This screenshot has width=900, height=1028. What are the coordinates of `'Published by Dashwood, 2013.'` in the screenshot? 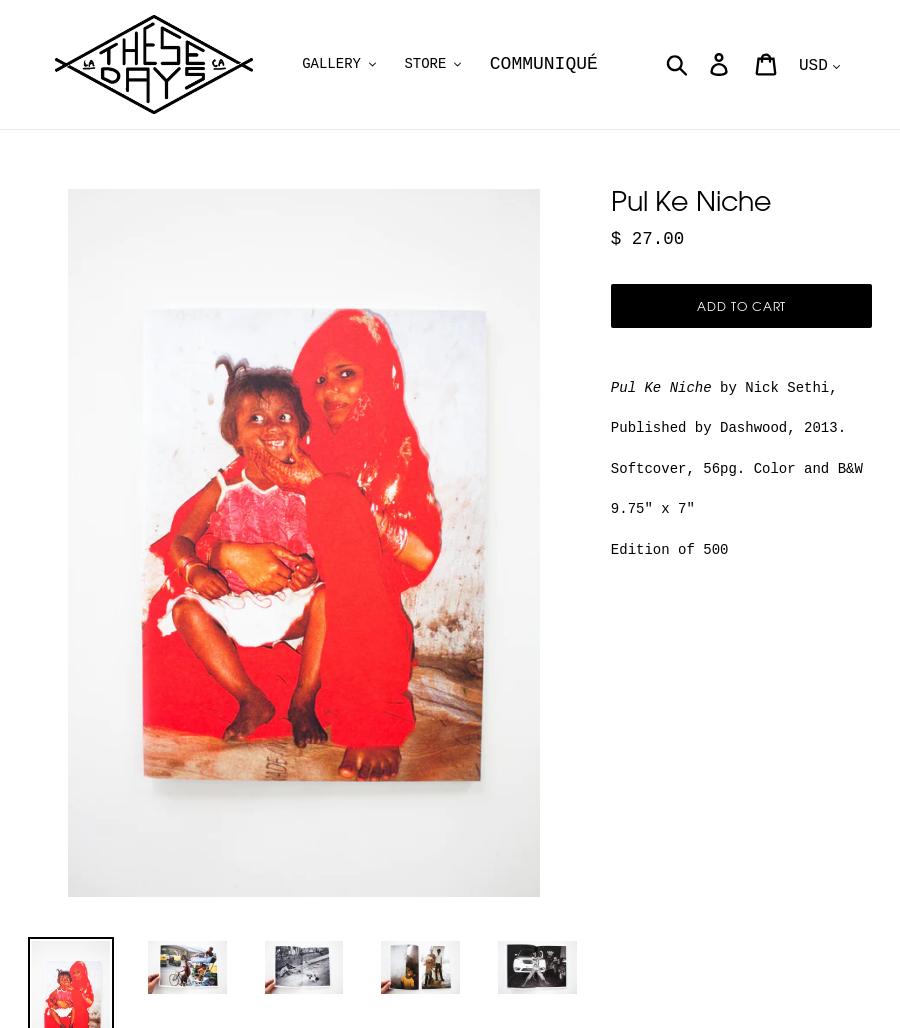 It's located at (727, 427).